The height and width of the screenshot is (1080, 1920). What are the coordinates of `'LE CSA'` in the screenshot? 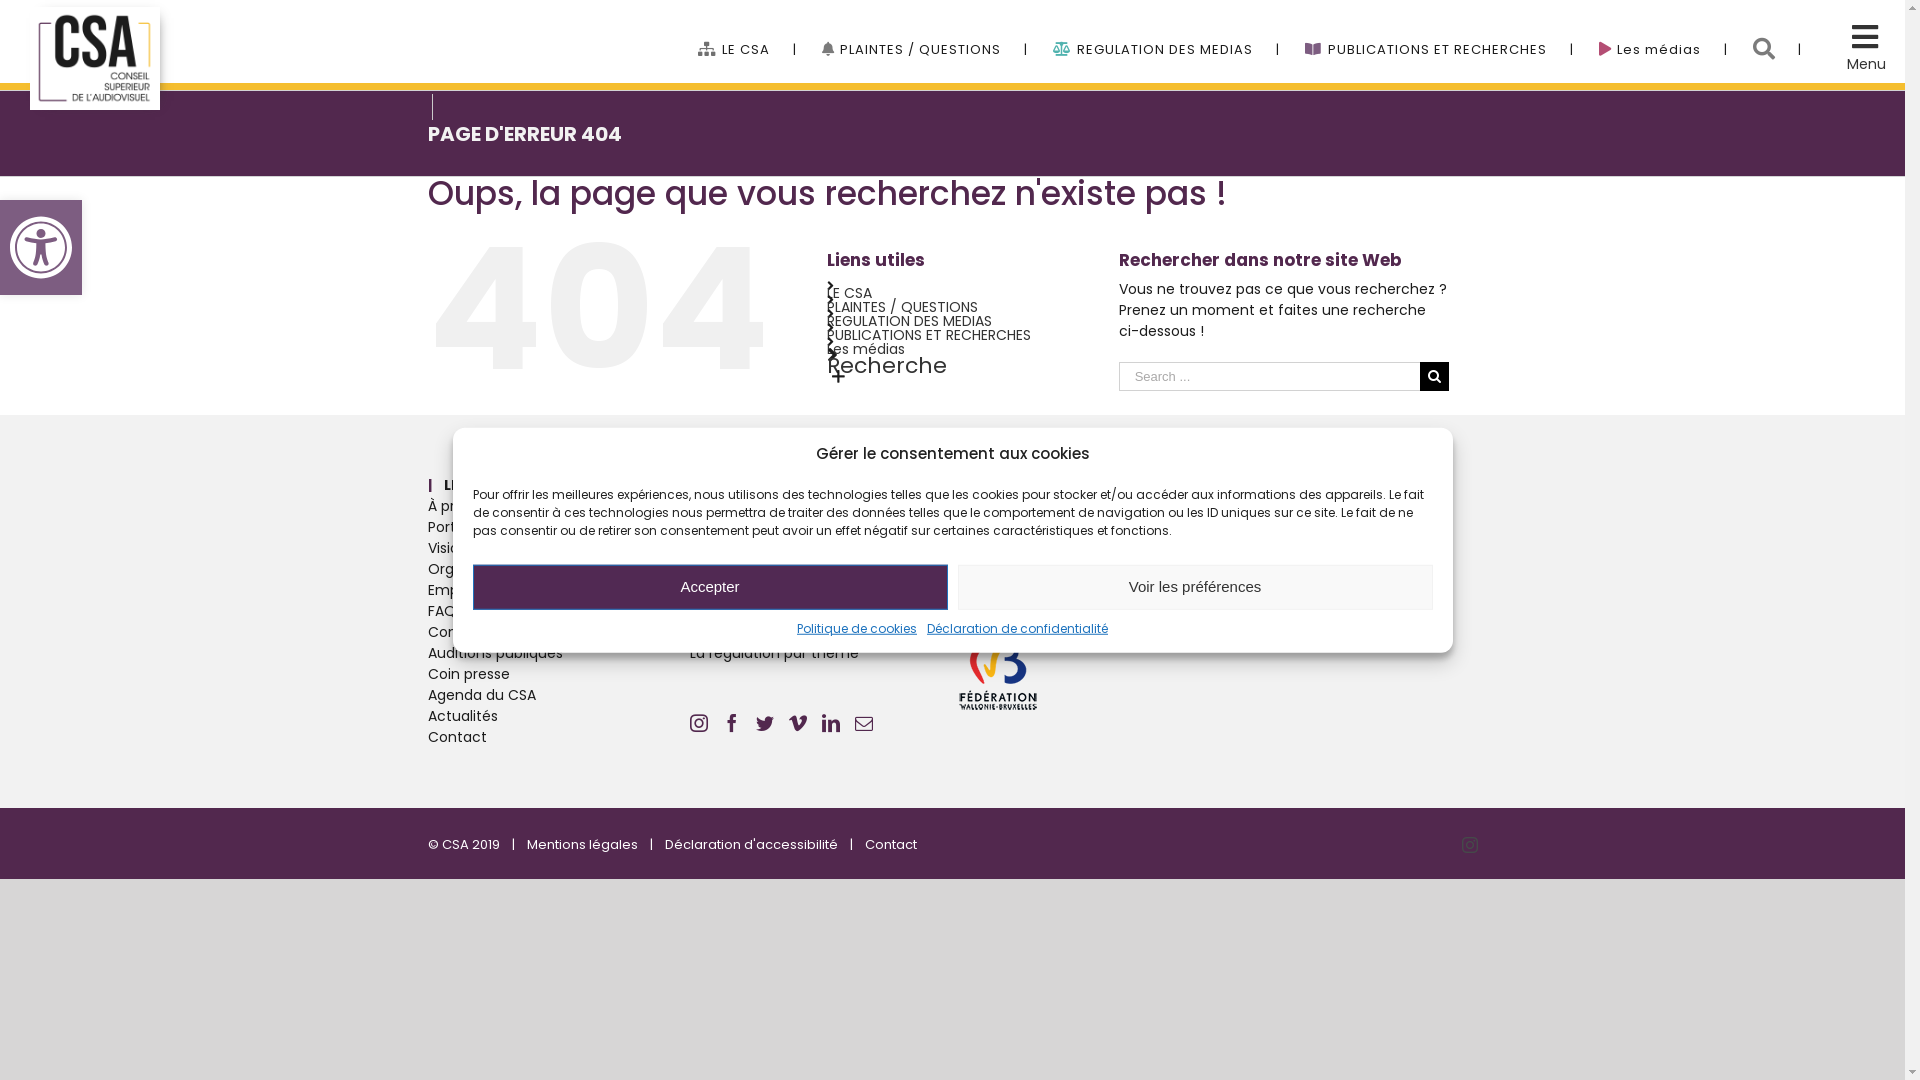 It's located at (746, 29).